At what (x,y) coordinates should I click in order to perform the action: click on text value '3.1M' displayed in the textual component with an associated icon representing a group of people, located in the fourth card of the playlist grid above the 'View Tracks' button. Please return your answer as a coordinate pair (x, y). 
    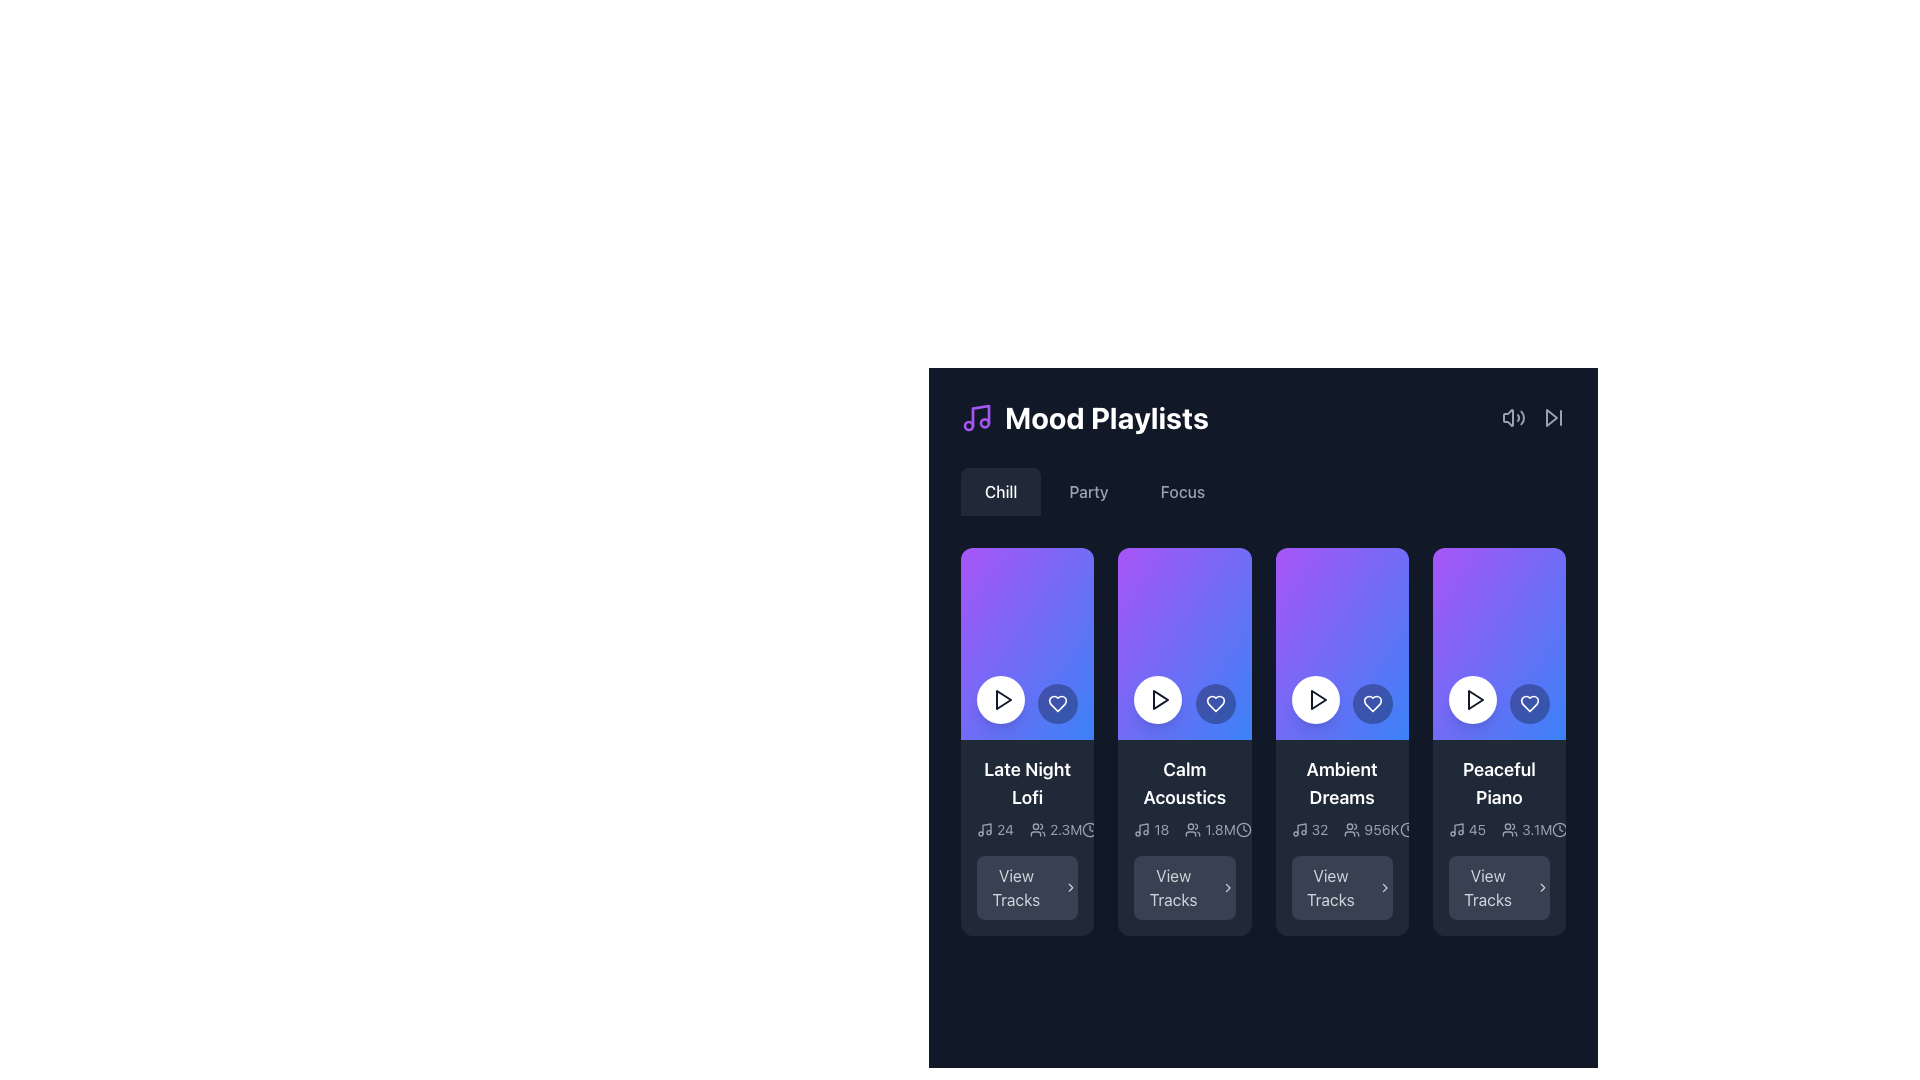
    Looking at the image, I should click on (1526, 829).